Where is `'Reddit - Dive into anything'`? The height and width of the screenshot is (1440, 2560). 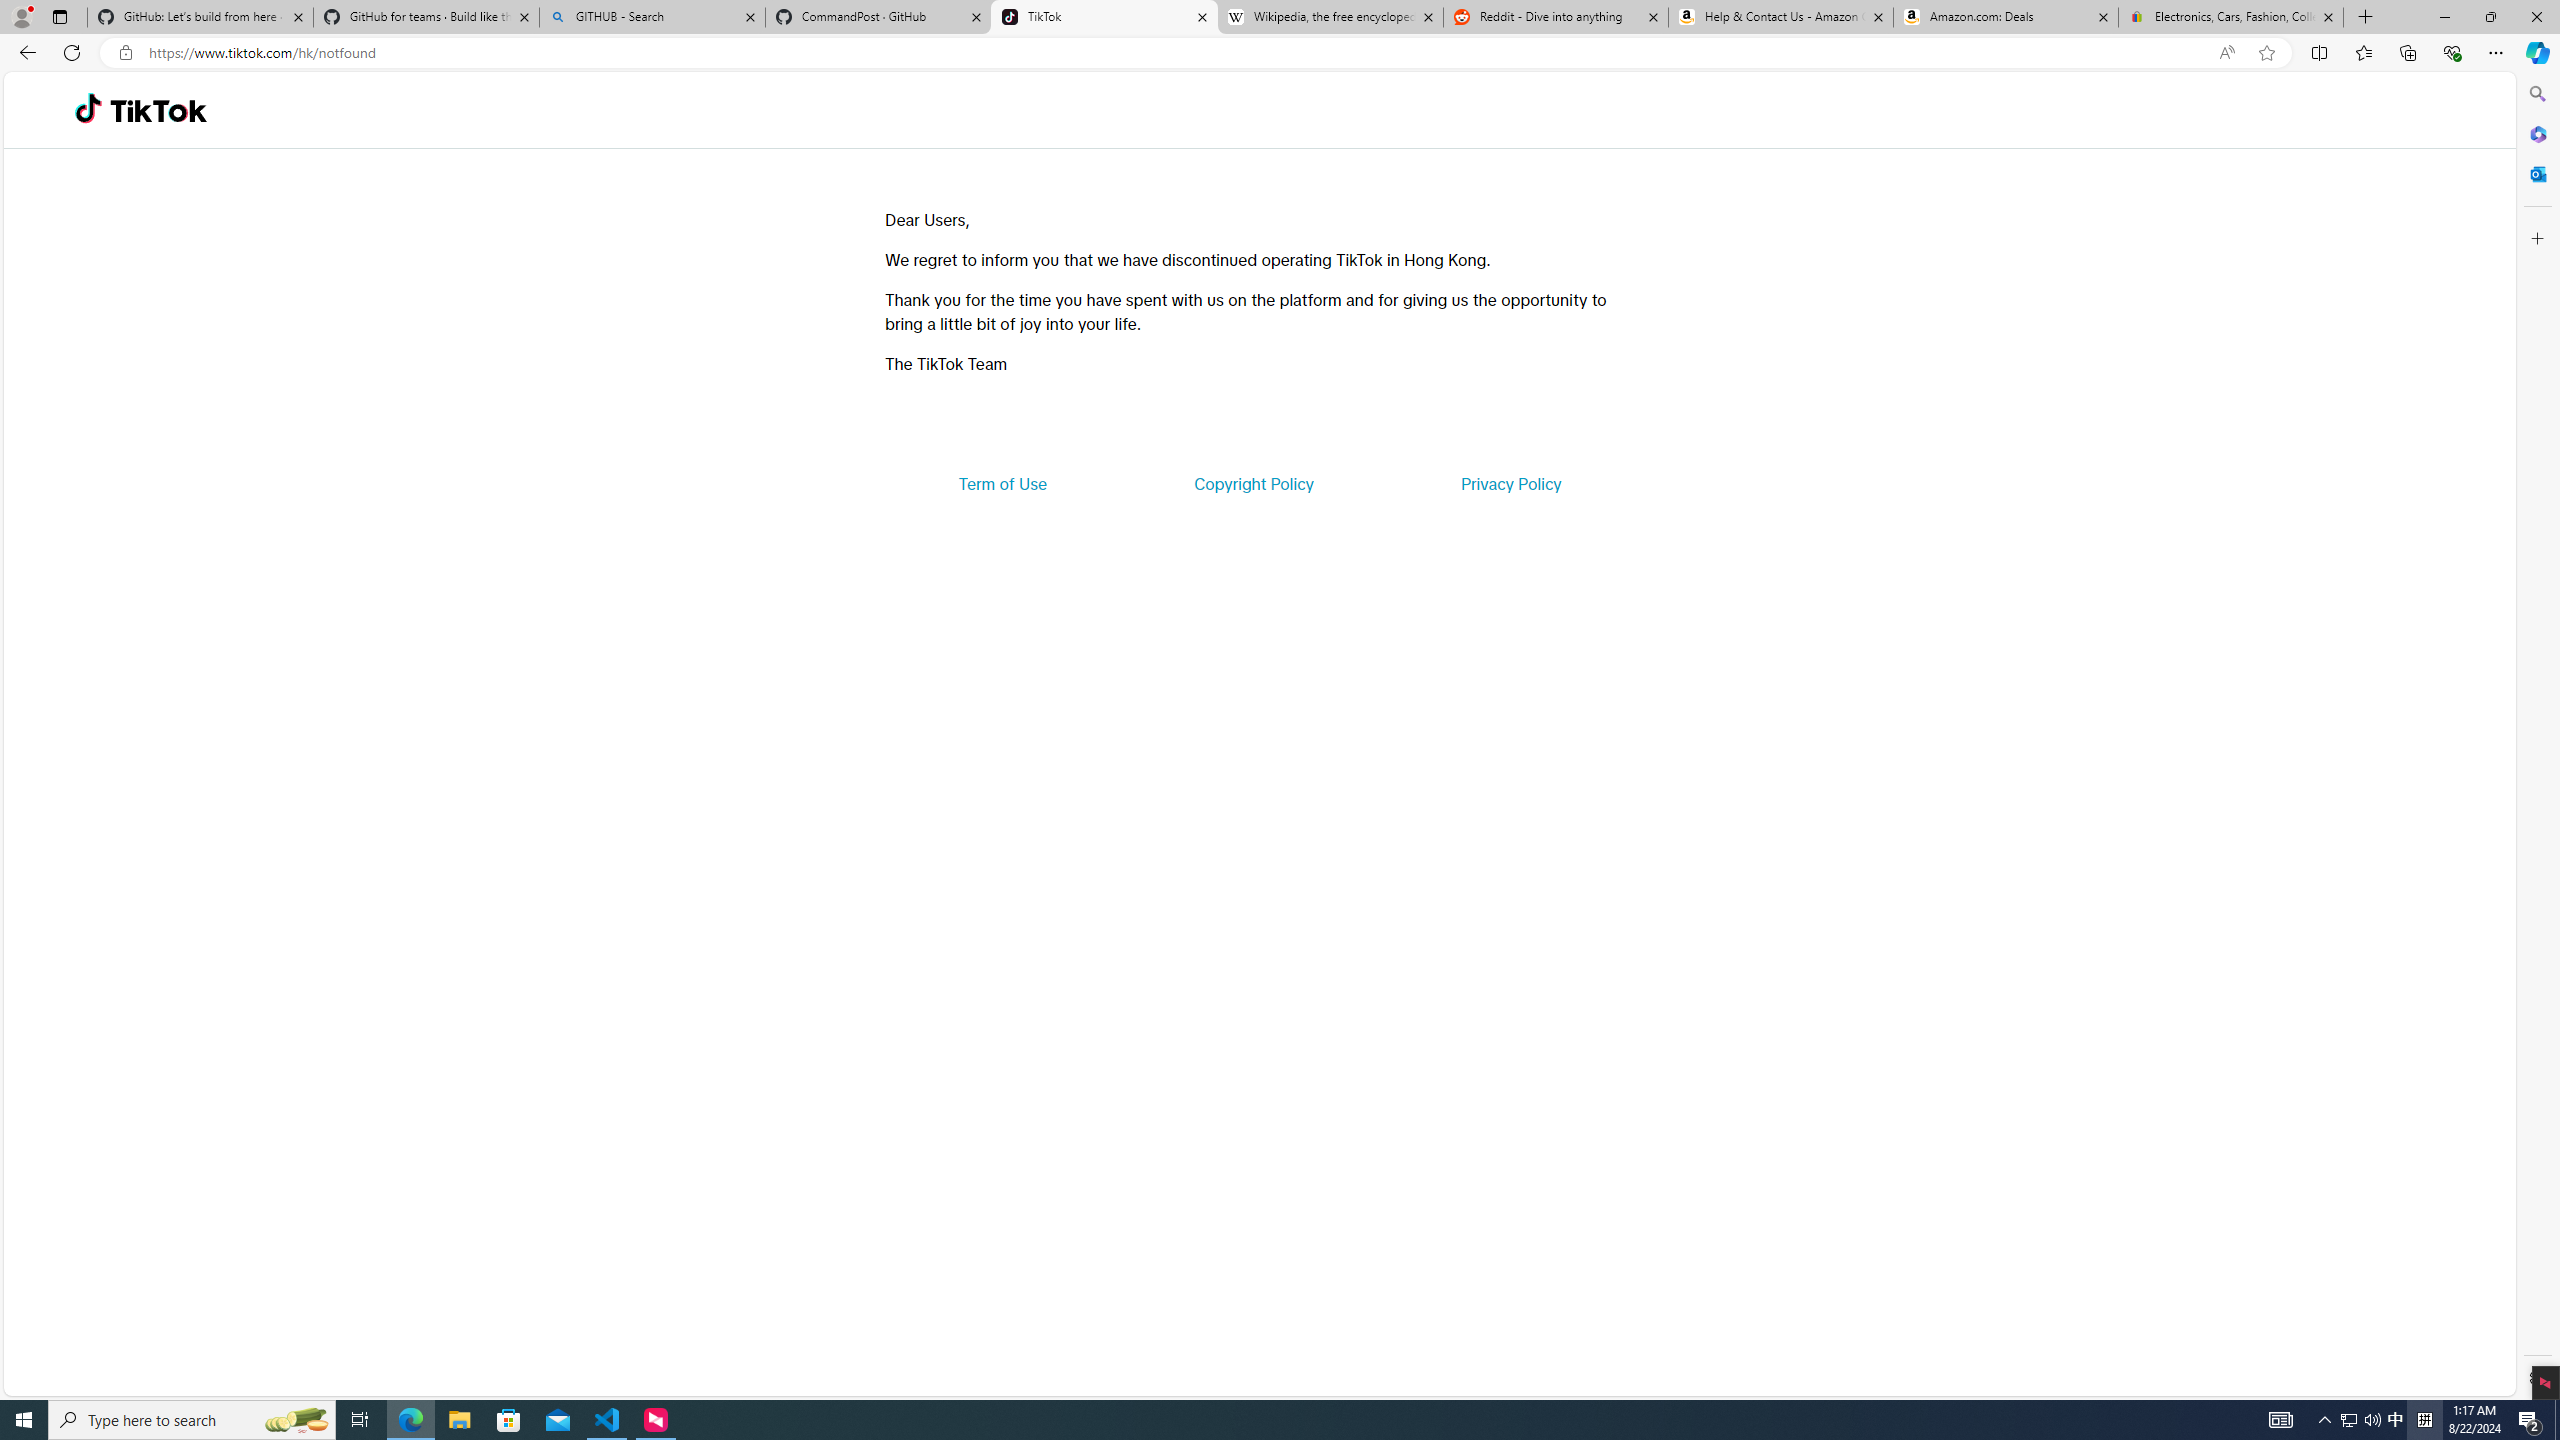
'Reddit - Dive into anything' is located at coordinates (1556, 16).